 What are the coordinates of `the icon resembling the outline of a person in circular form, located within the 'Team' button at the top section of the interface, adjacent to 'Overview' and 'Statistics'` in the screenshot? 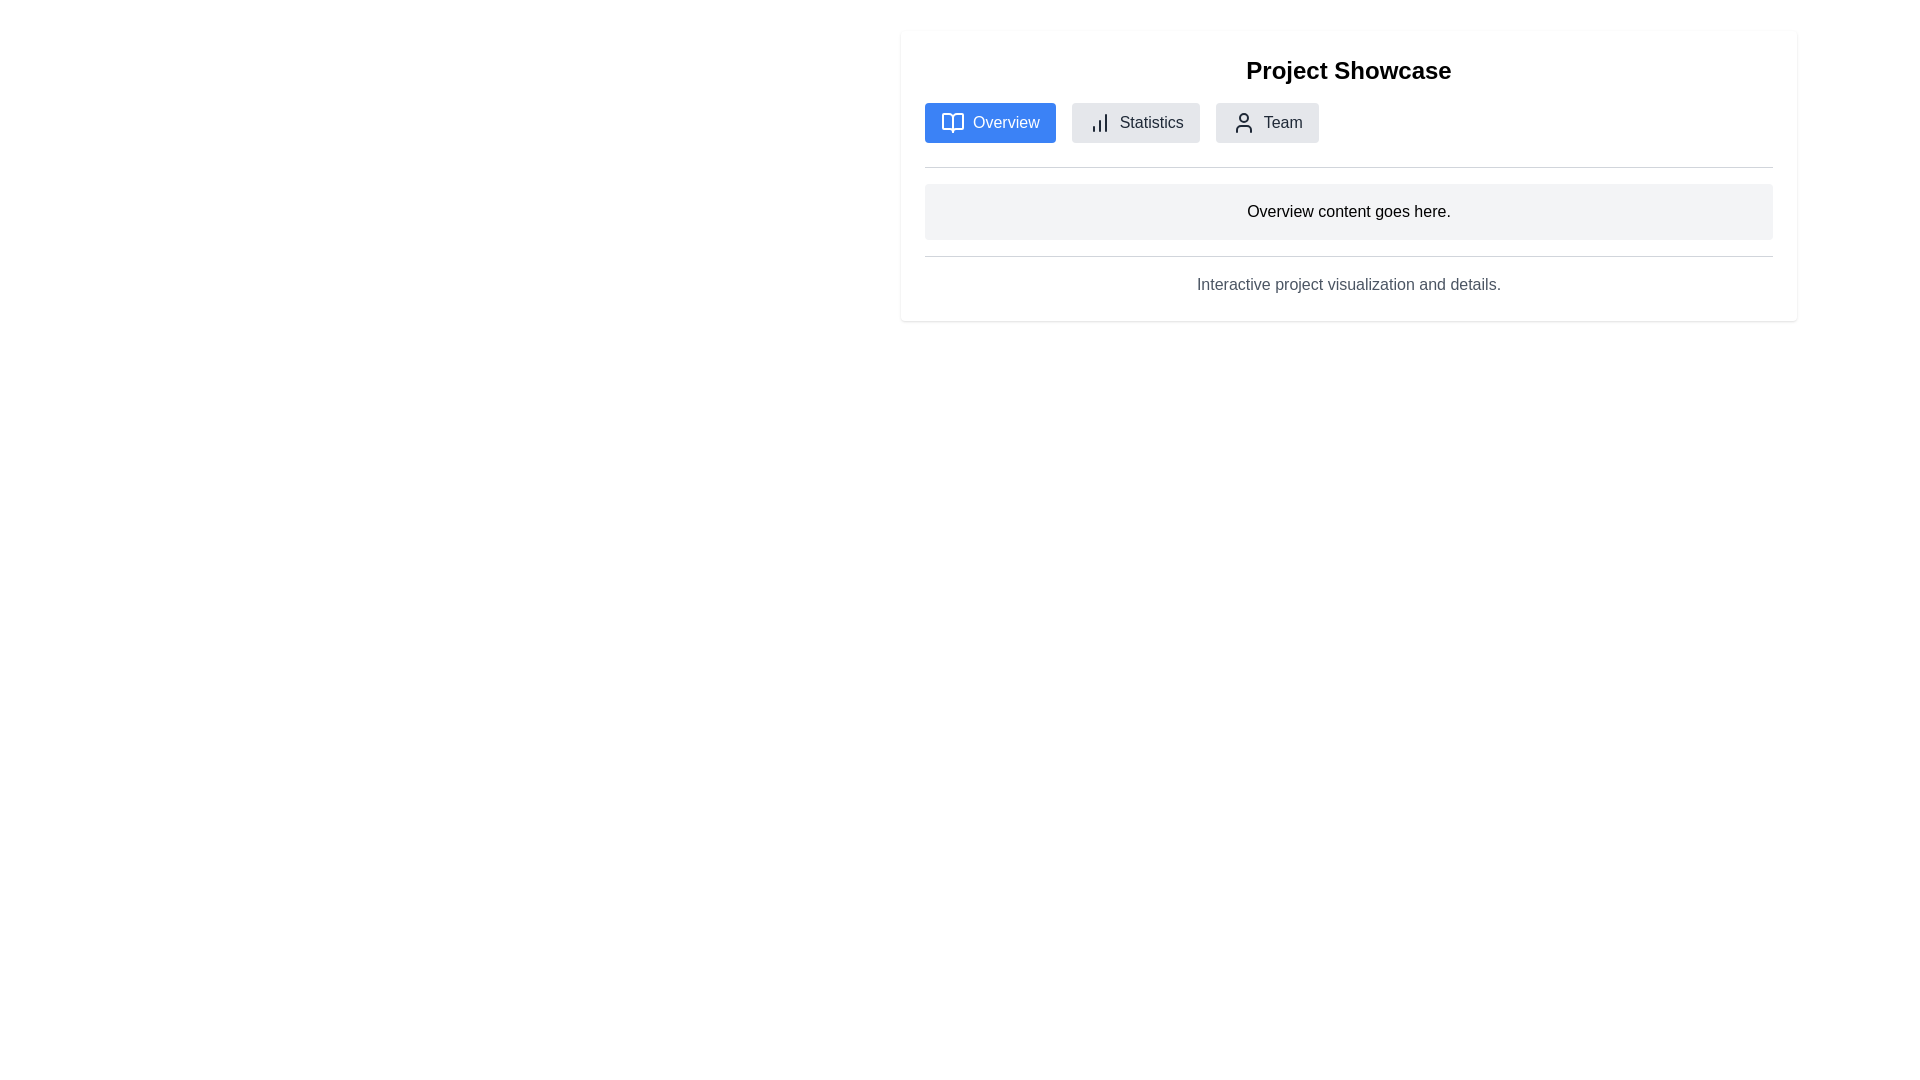 It's located at (1242, 123).